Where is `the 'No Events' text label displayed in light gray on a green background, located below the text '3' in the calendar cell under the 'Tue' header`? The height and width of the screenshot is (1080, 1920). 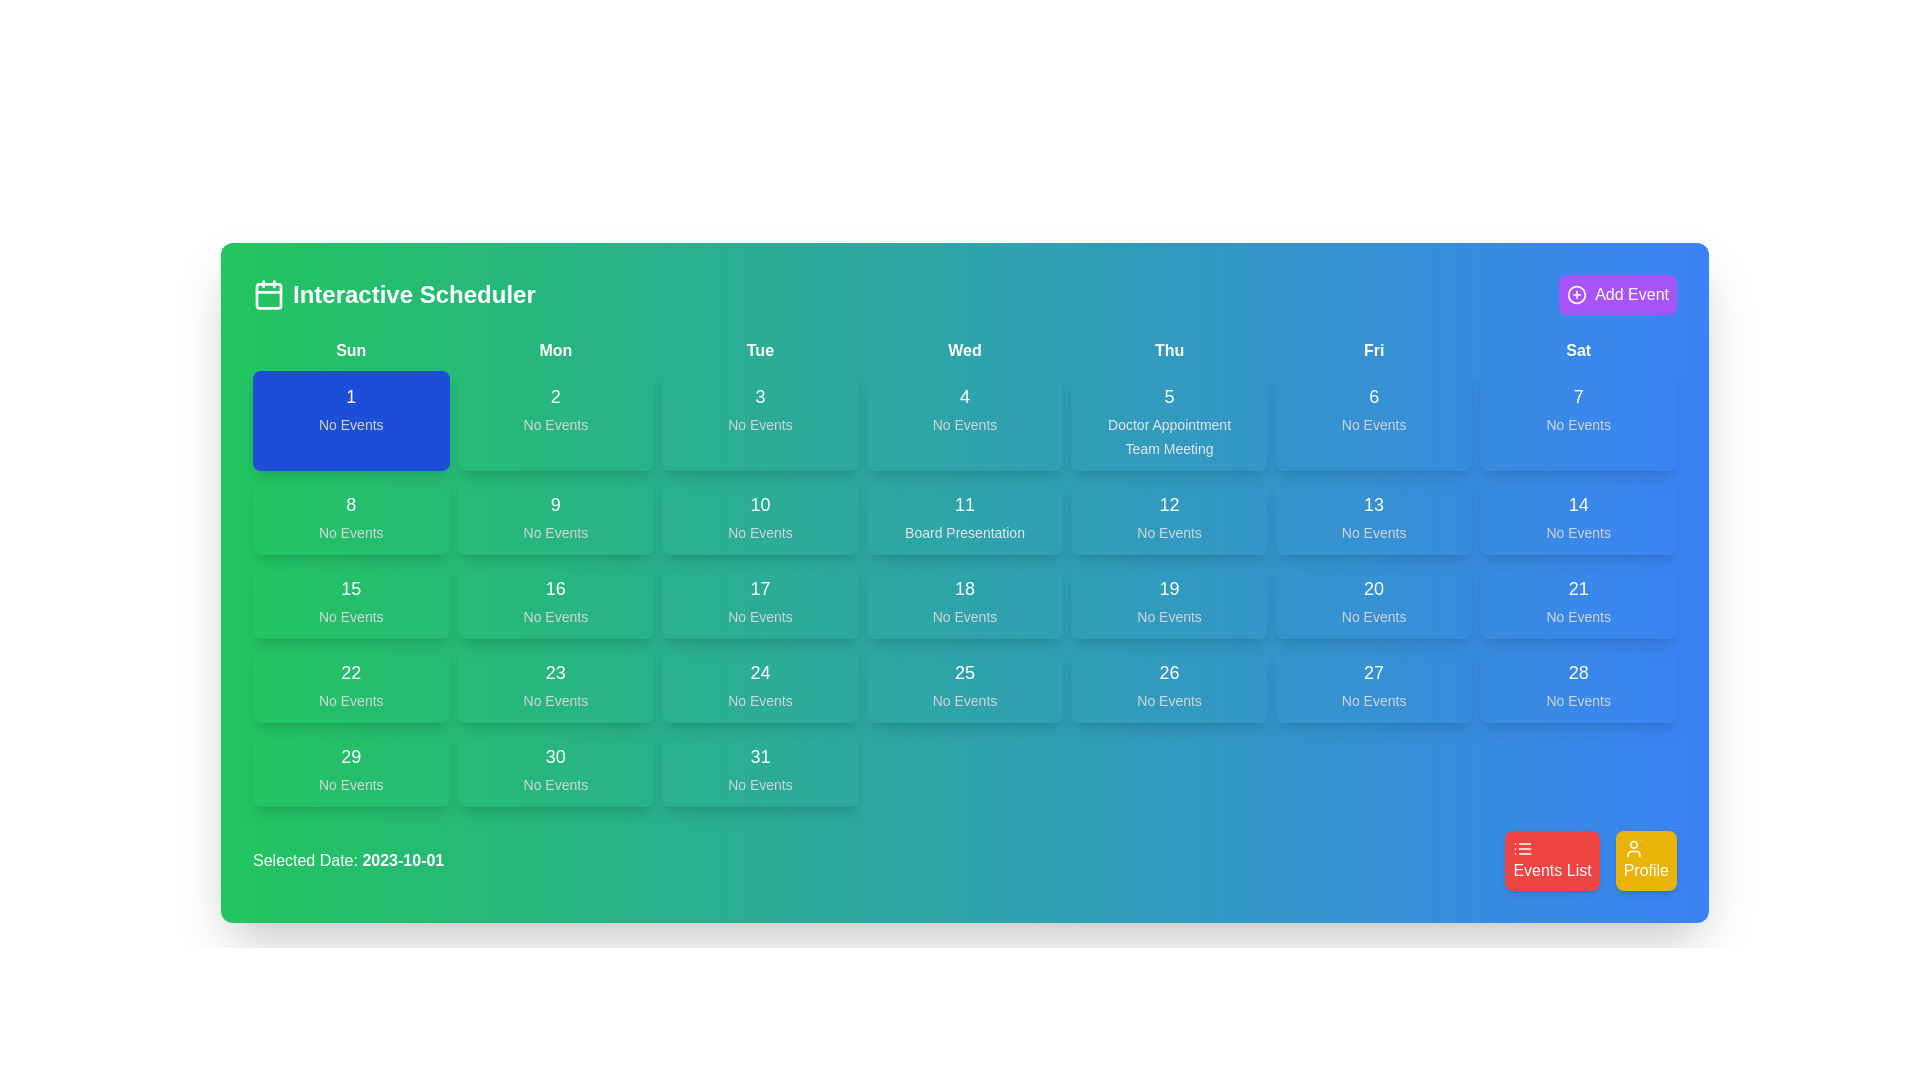 the 'No Events' text label displayed in light gray on a green background, located below the text '3' in the calendar cell under the 'Tue' header is located at coordinates (759, 423).